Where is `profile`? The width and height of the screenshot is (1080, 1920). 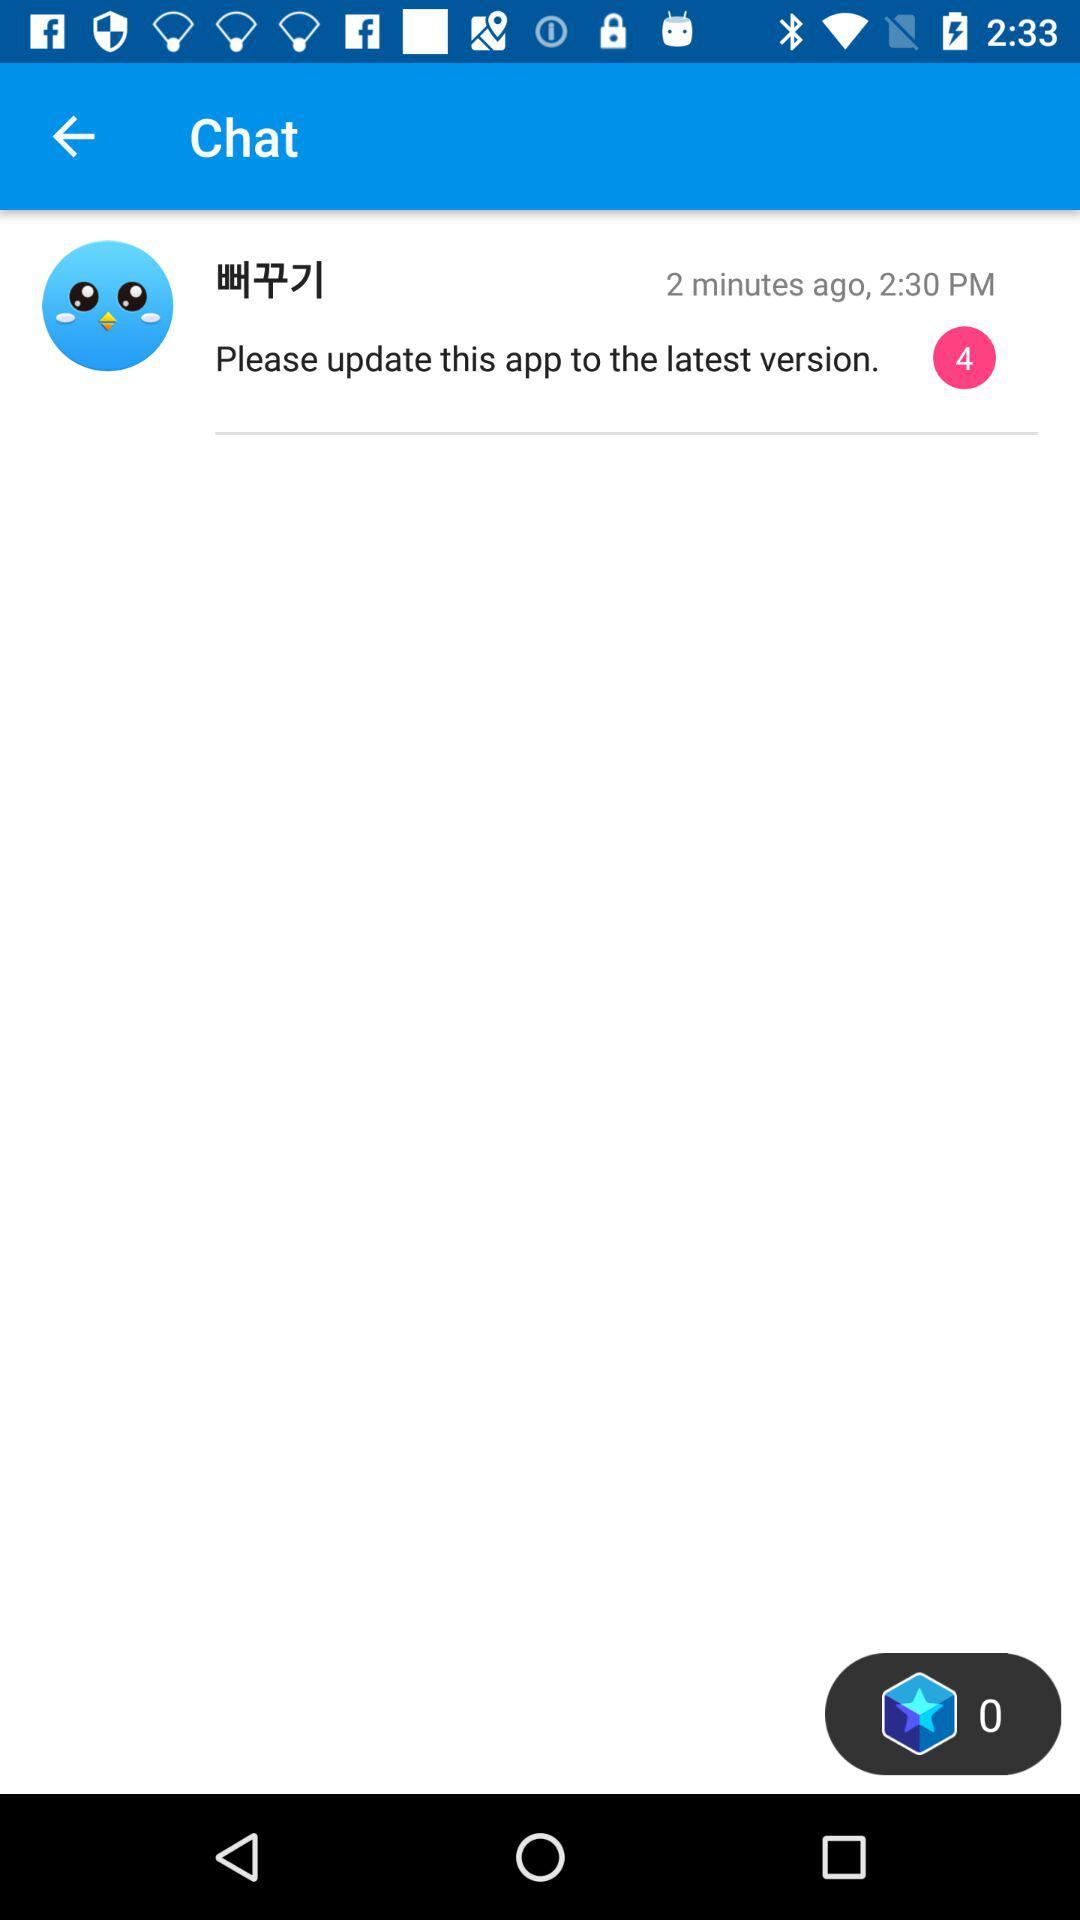 profile is located at coordinates (107, 304).